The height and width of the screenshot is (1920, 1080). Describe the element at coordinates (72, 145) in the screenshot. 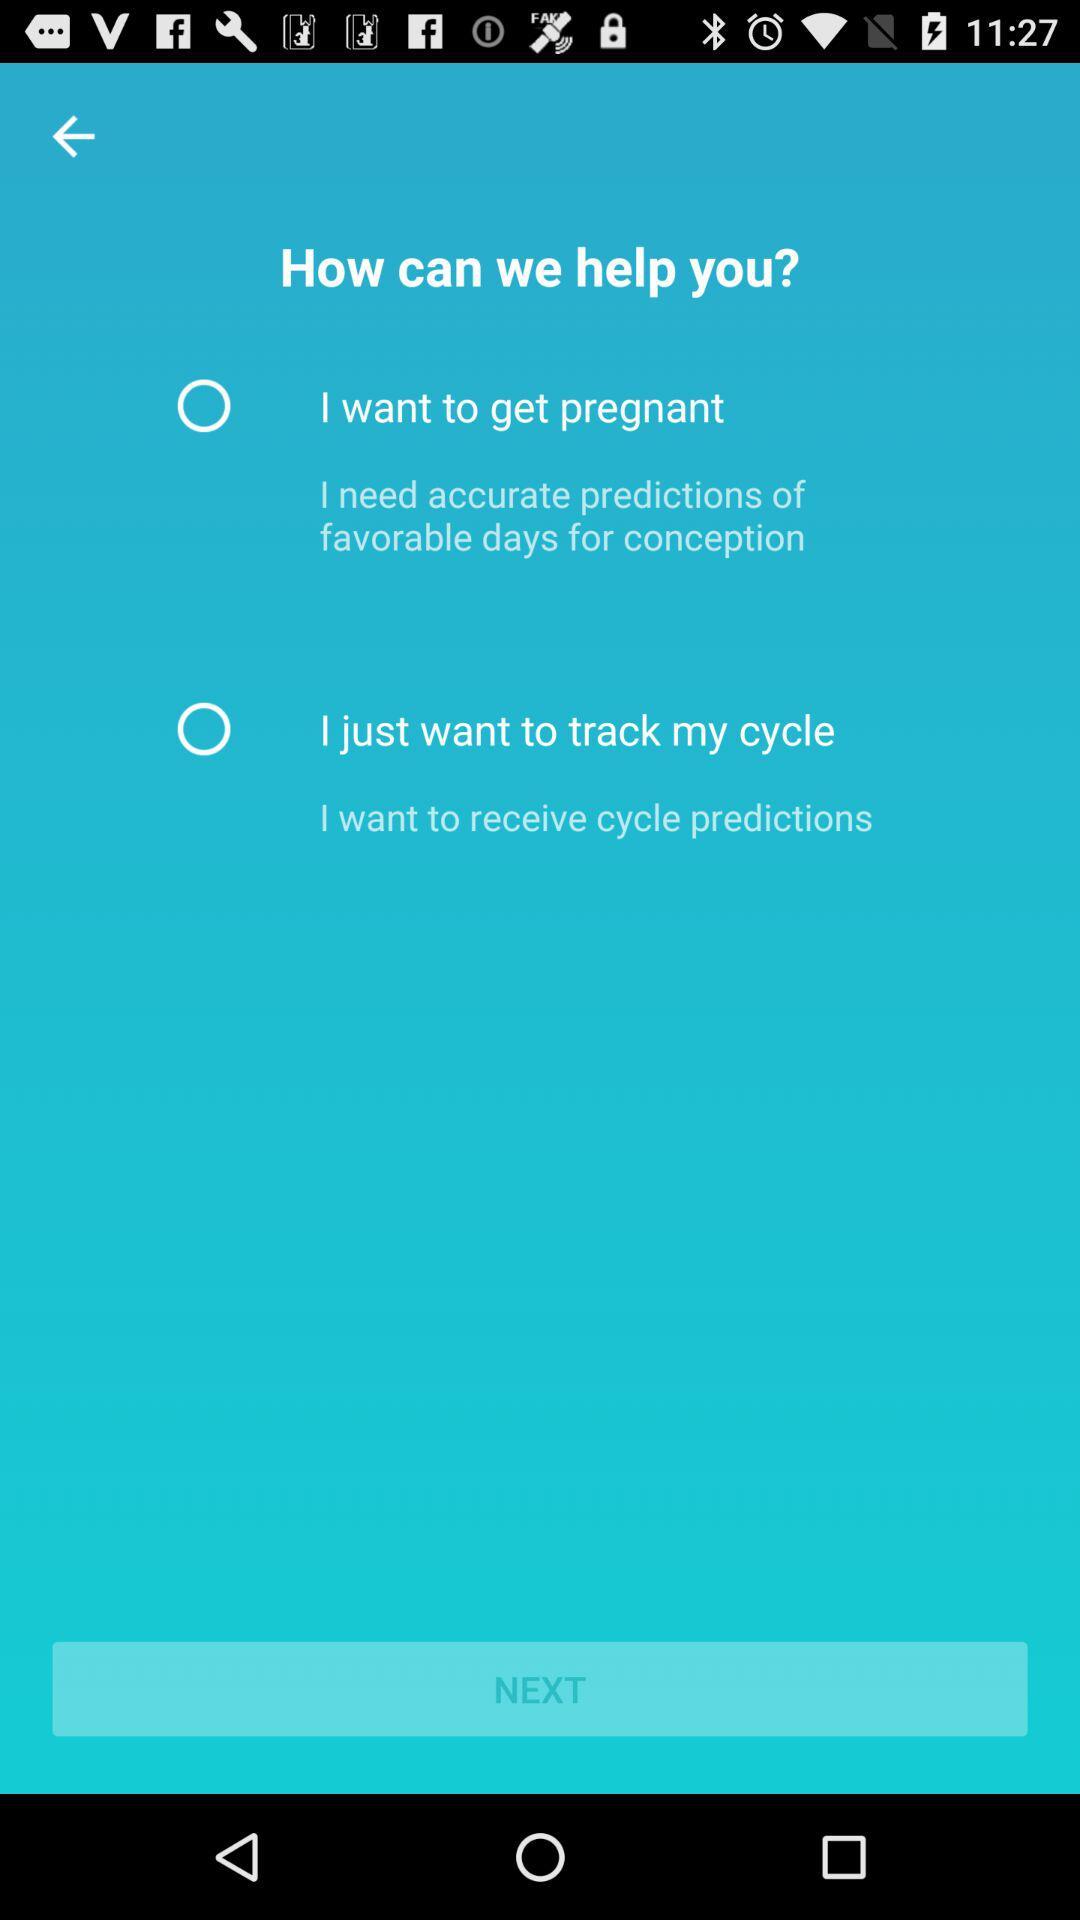

I see `the arrow_backward icon` at that location.